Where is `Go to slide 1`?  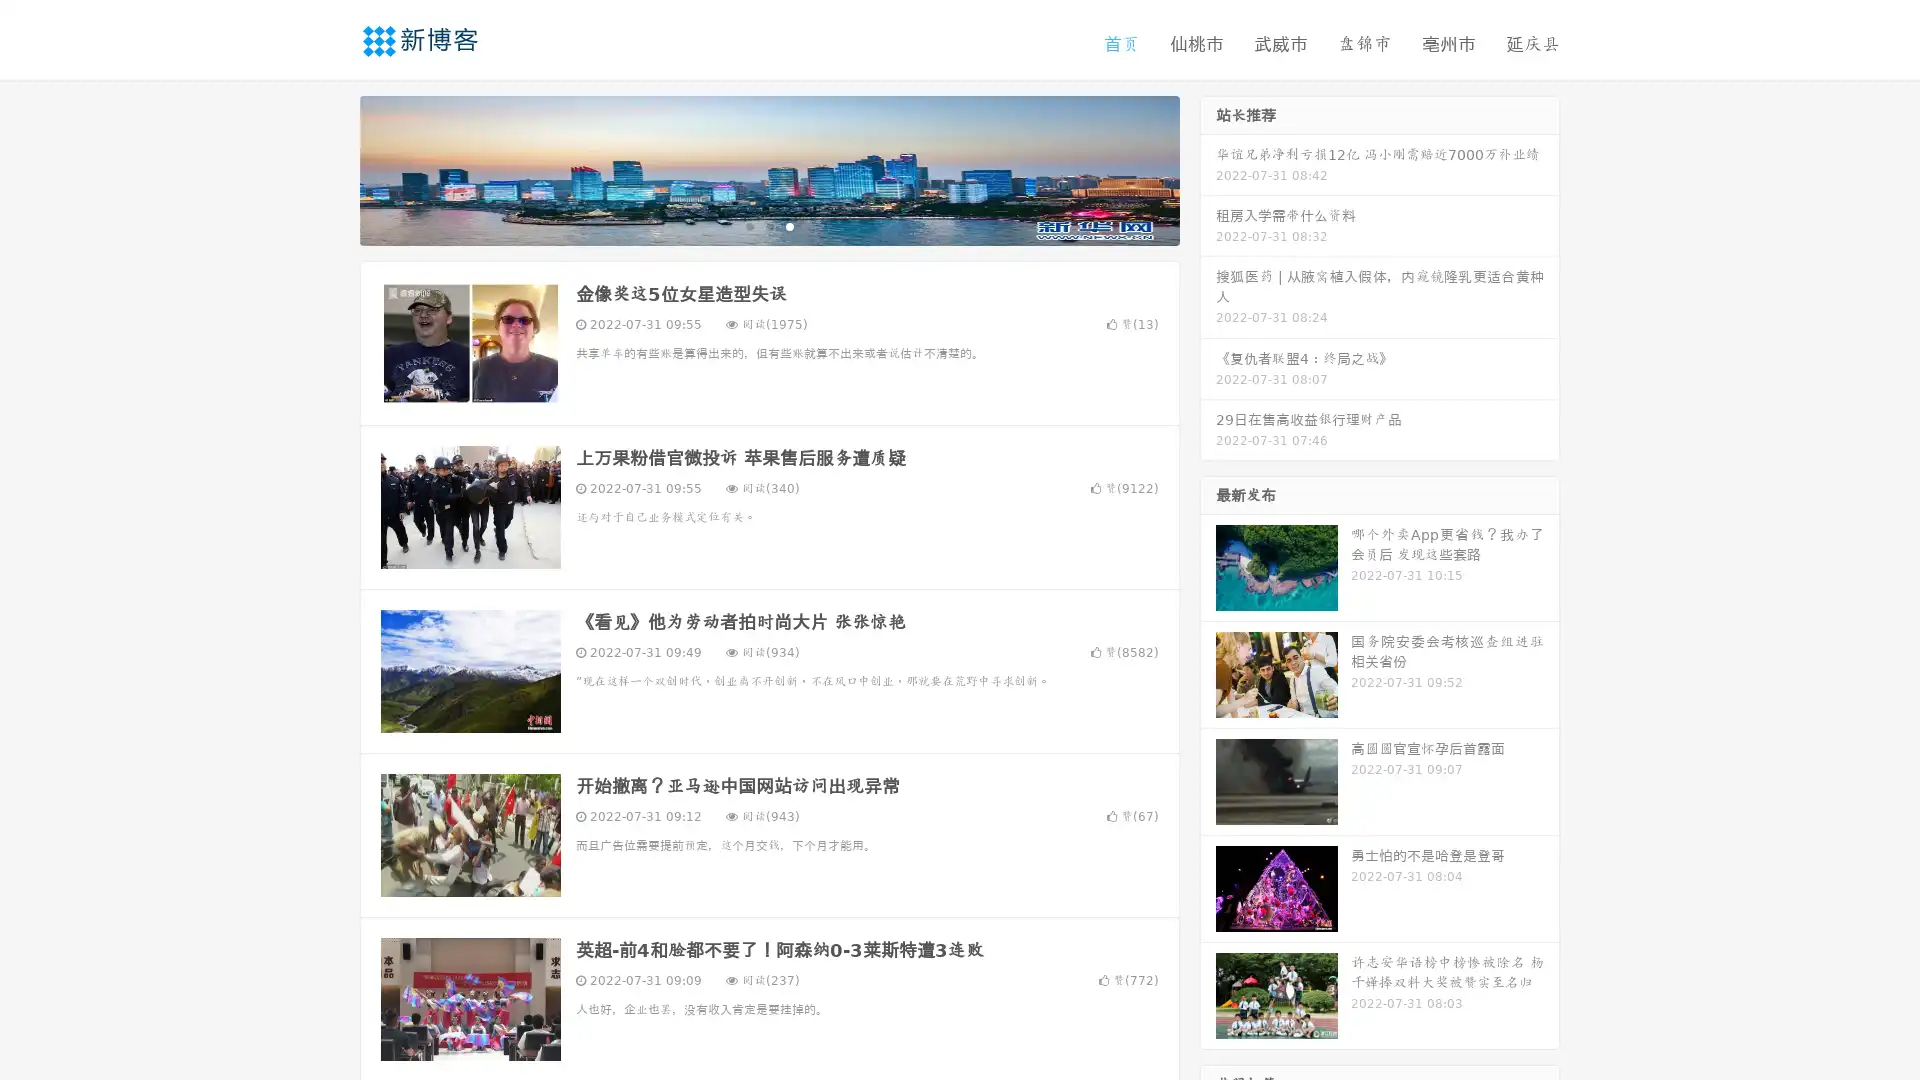 Go to slide 1 is located at coordinates (748, 225).